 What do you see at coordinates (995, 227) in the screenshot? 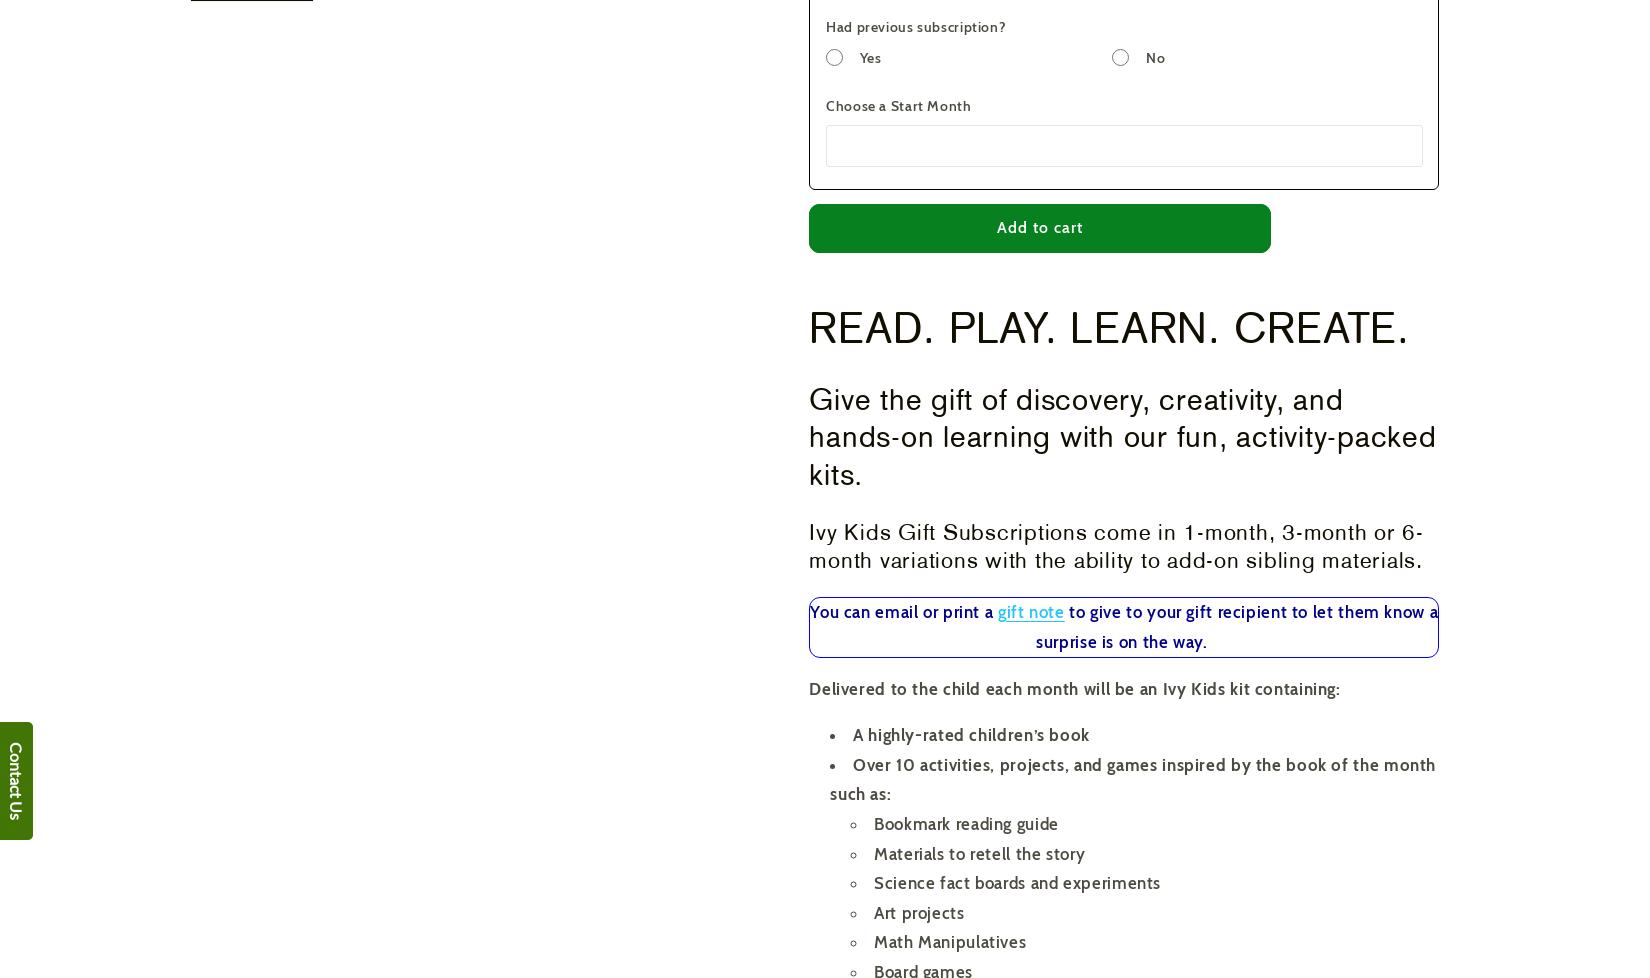
I see `'Add to cart'` at bounding box center [995, 227].